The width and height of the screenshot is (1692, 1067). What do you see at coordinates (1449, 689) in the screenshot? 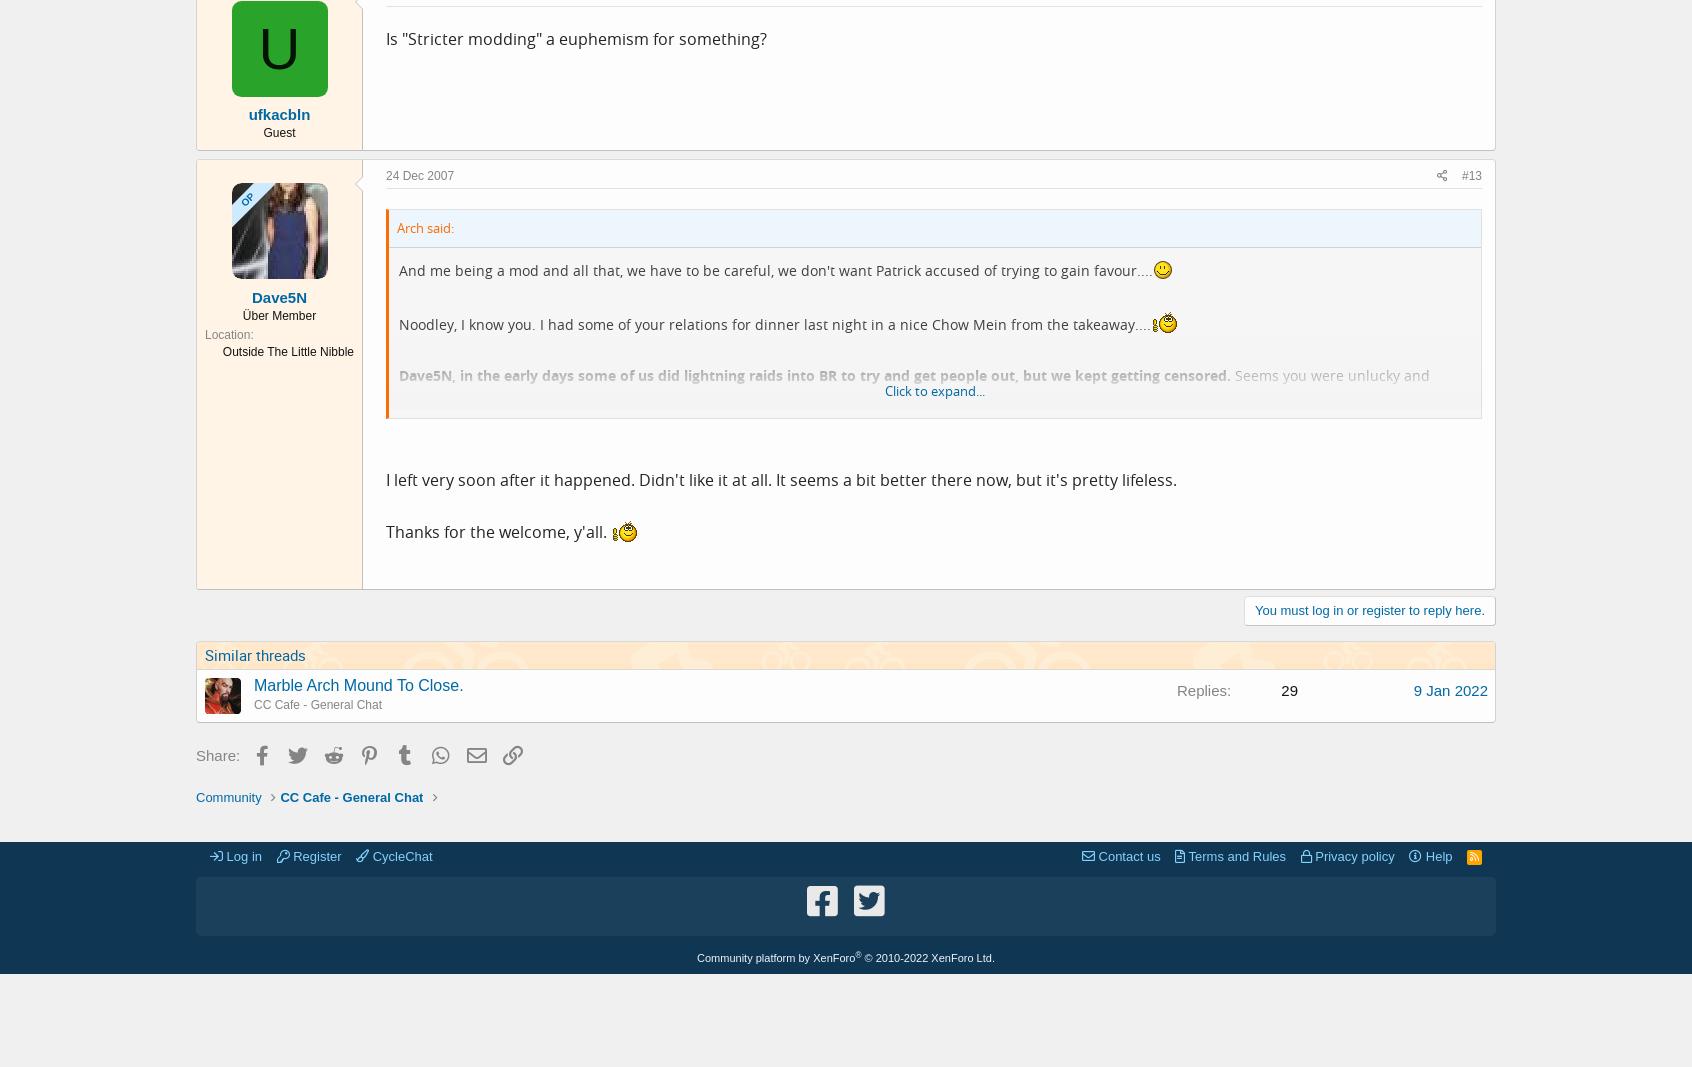
I see `'9 Jan 2022'` at bounding box center [1449, 689].